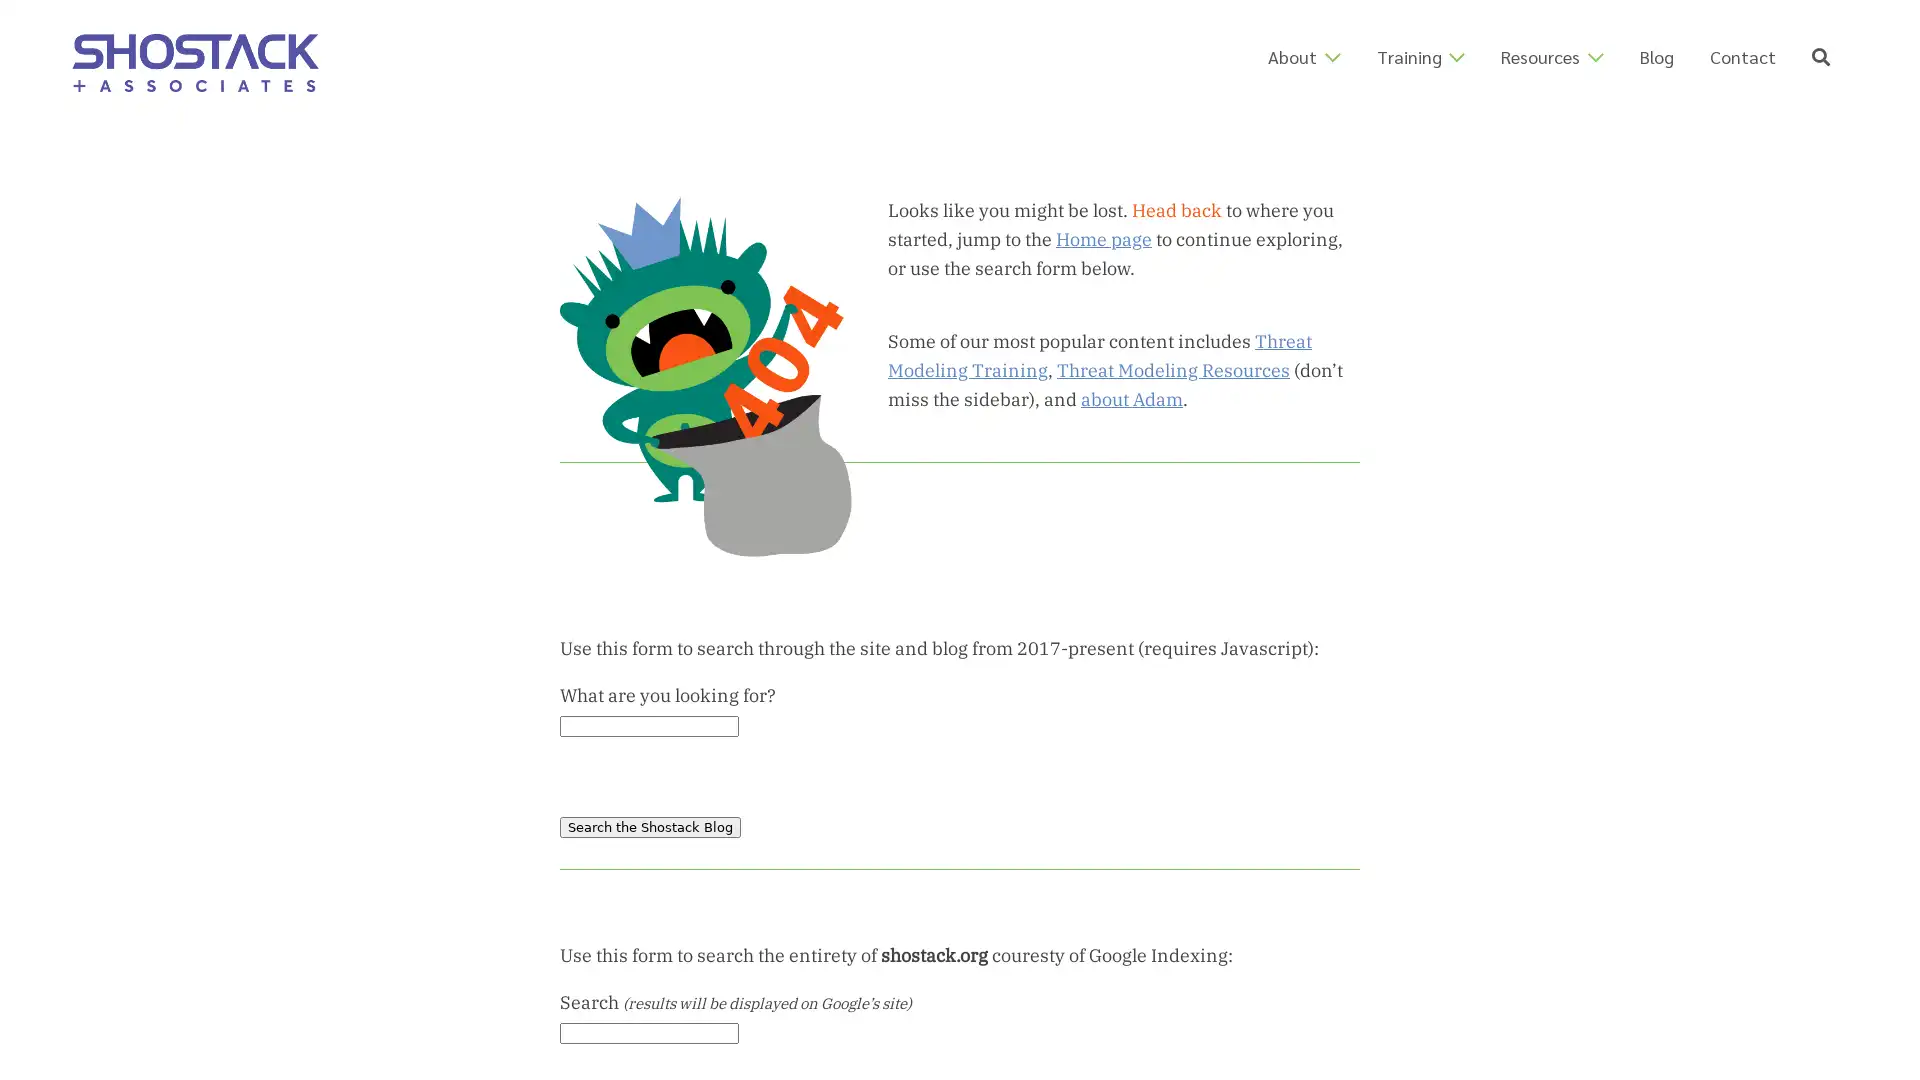  Describe the element at coordinates (650, 826) in the screenshot. I see `Search the Shostack Blog` at that location.